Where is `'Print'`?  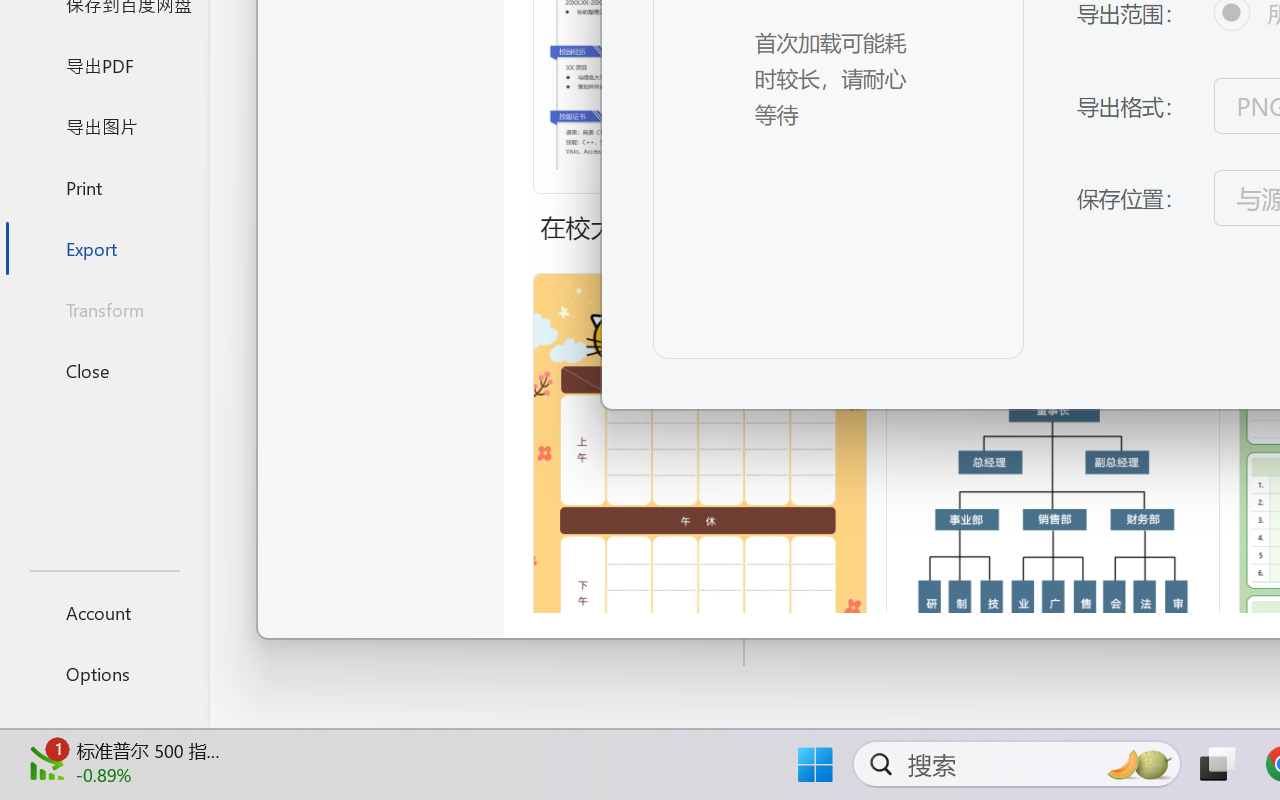
'Print' is located at coordinates (103, 186).